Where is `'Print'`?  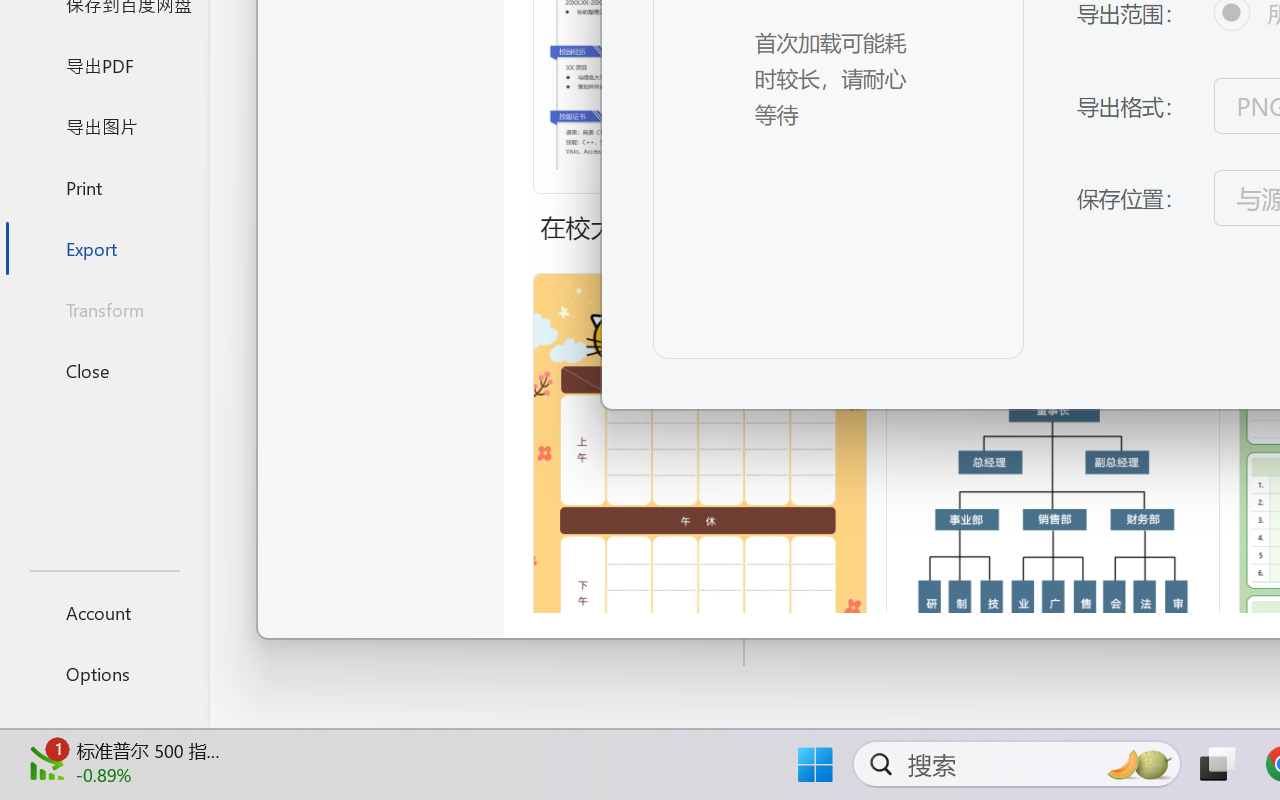
'Print' is located at coordinates (103, 186).